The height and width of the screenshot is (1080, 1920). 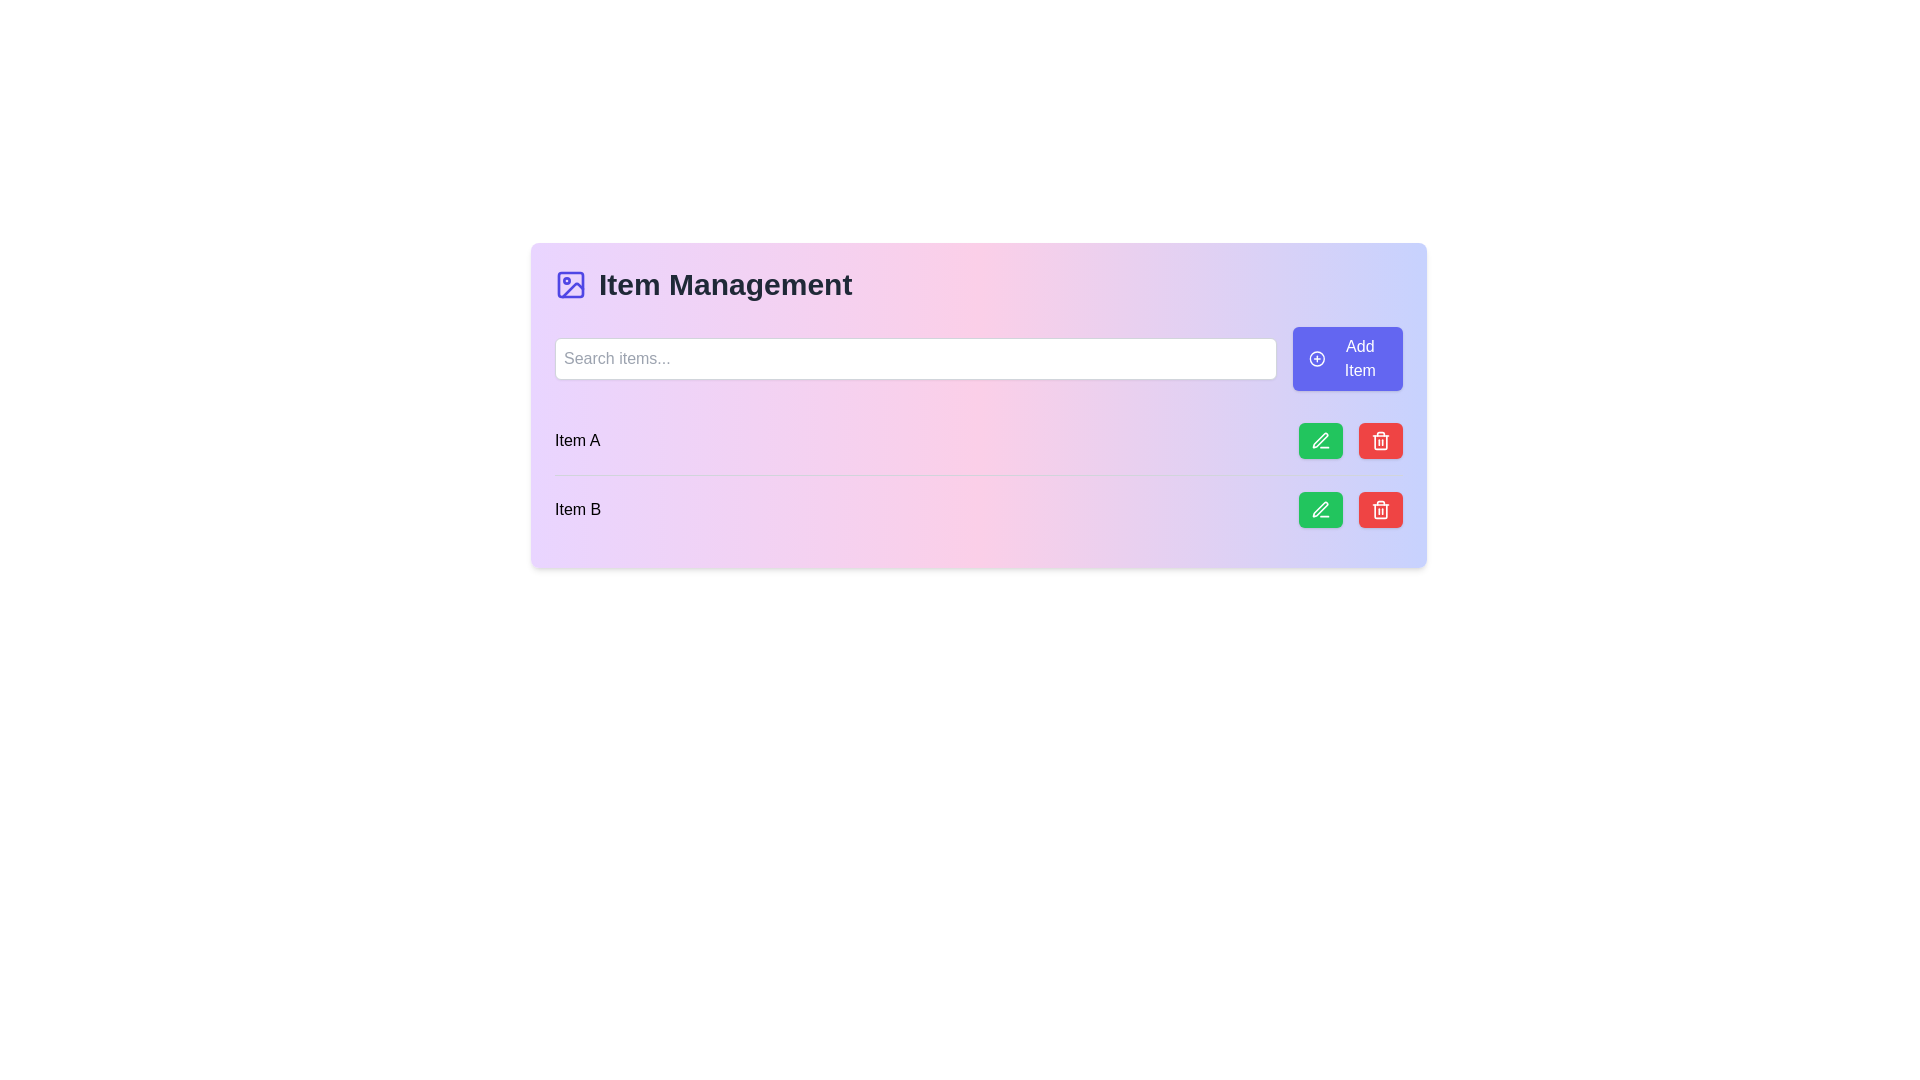 I want to click on the green rectangular button featuring a white pen icon, so click(x=1320, y=508).